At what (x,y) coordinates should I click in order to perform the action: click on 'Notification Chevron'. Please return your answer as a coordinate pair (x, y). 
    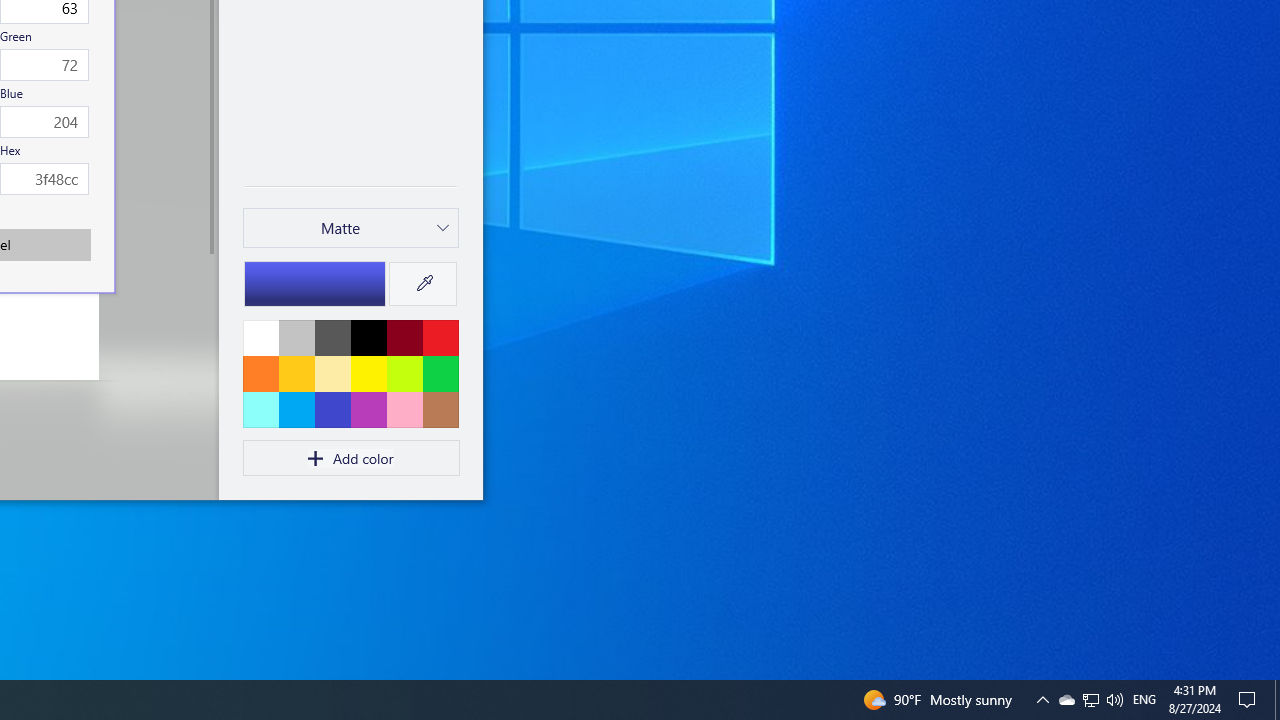
    Looking at the image, I should click on (1065, 698).